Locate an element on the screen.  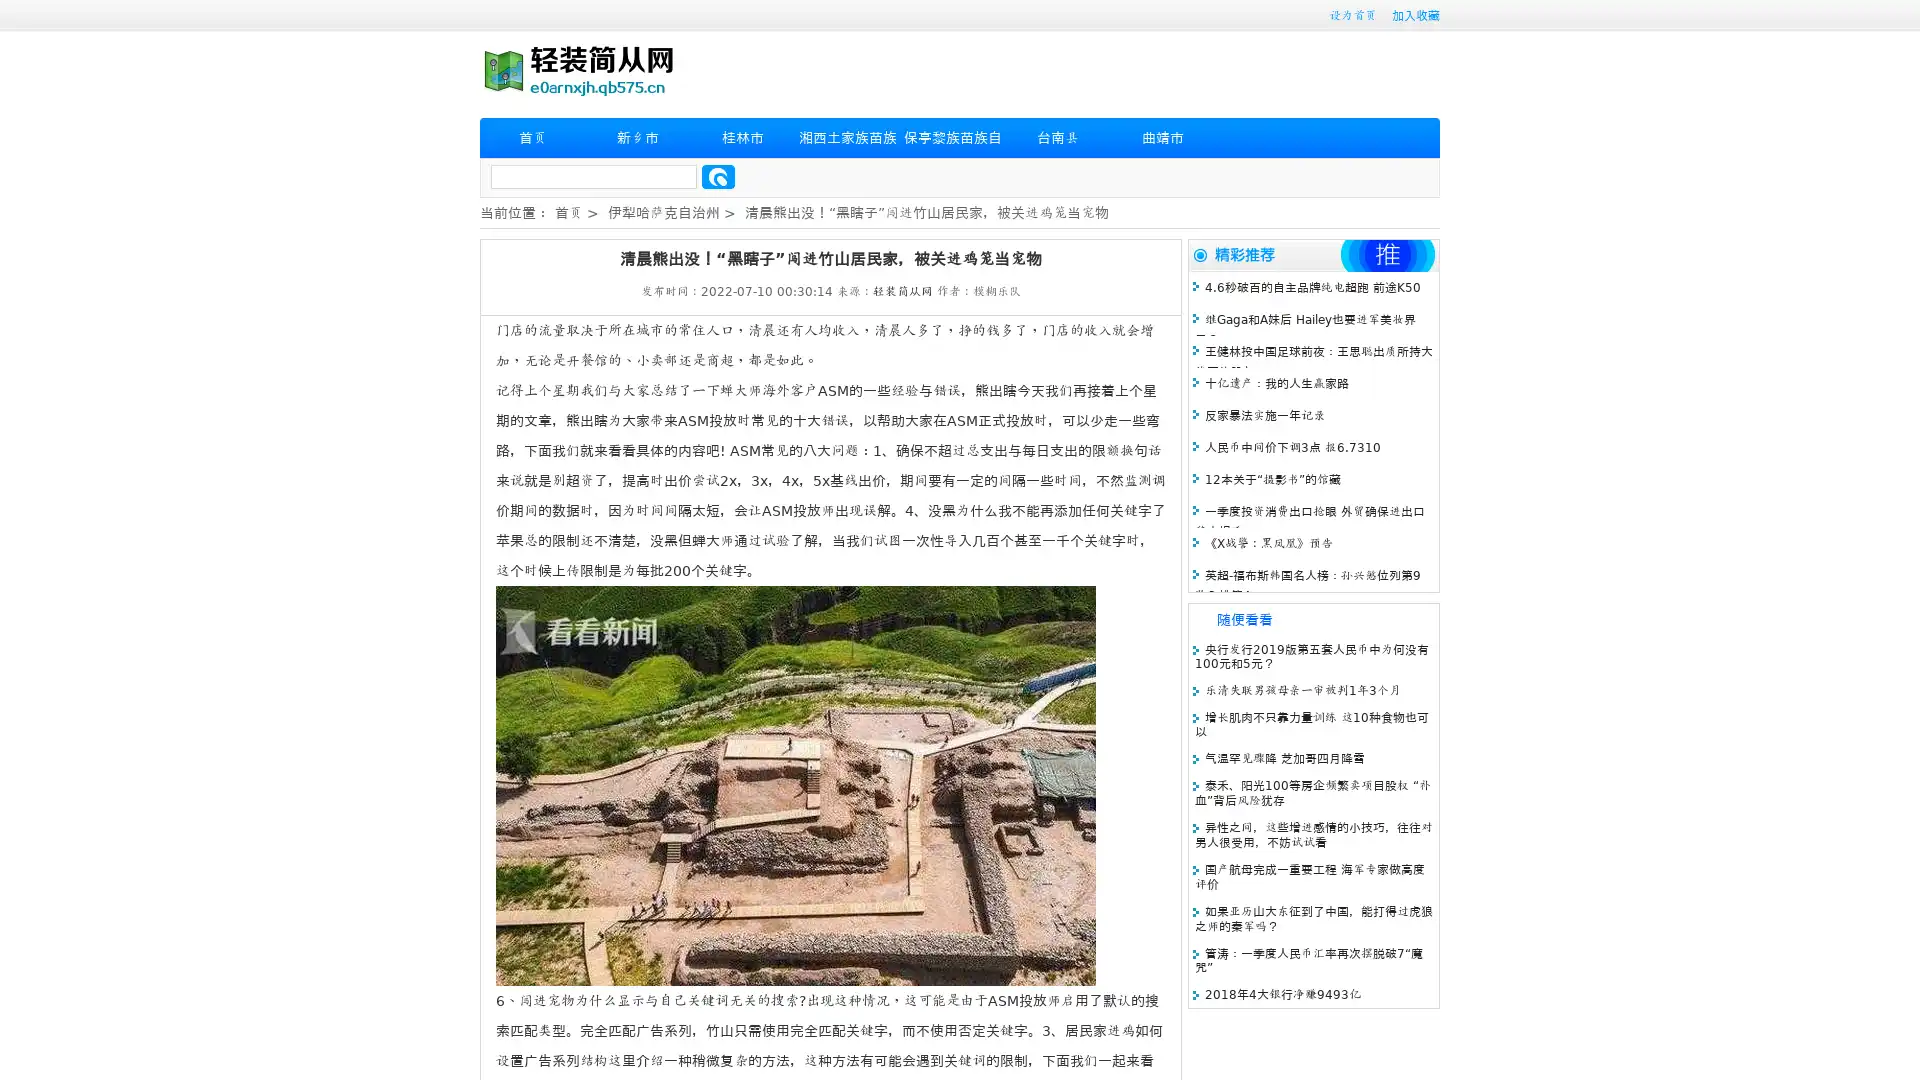
Search is located at coordinates (718, 176).